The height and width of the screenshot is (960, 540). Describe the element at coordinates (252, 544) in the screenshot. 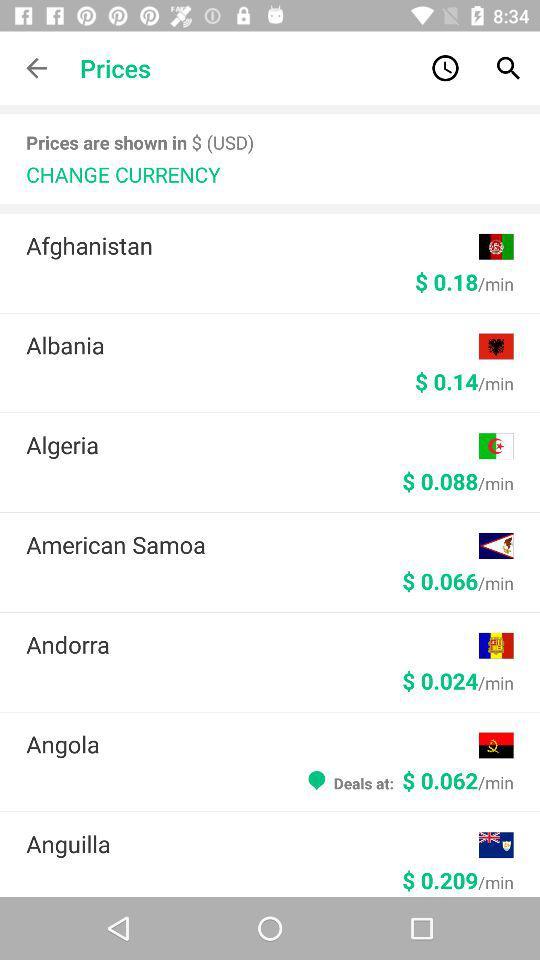

I see `item above the $ 0.066/min` at that location.